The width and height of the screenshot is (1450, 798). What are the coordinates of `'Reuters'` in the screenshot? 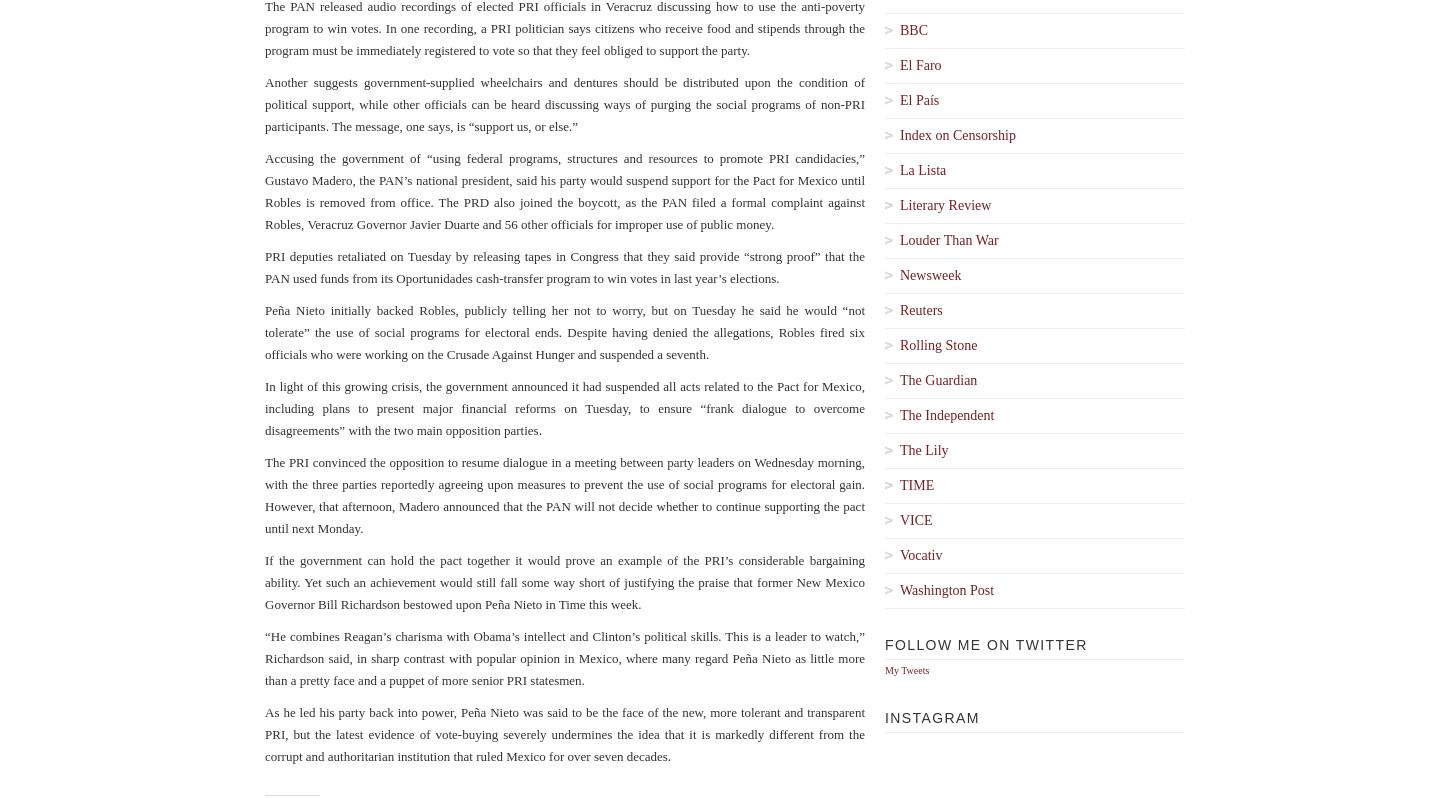 It's located at (920, 309).